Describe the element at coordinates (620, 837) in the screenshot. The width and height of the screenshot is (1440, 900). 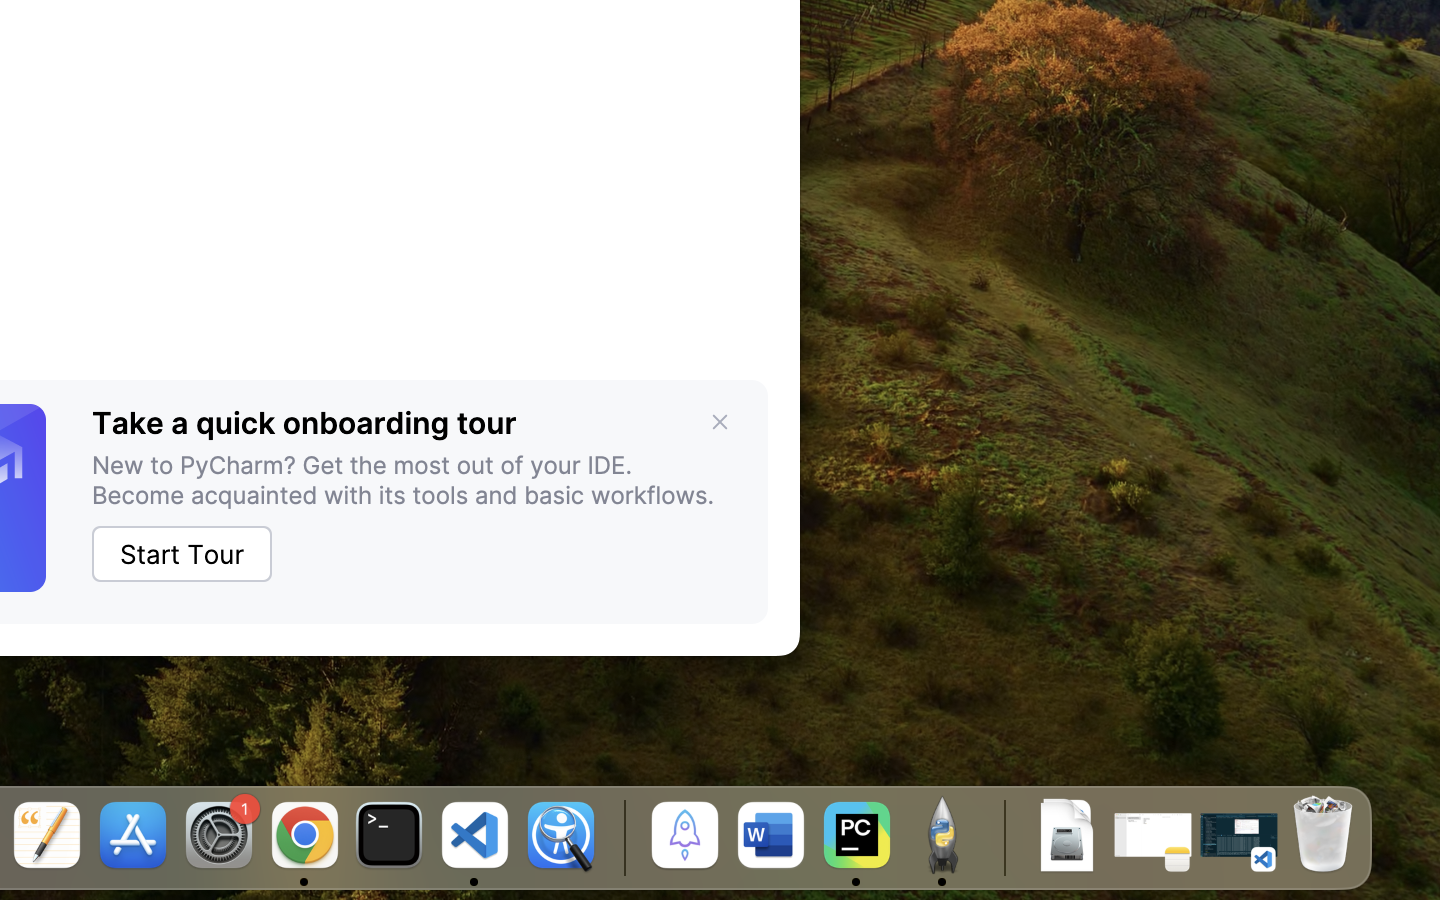
I see `'0.4285714328289032'` at that location.